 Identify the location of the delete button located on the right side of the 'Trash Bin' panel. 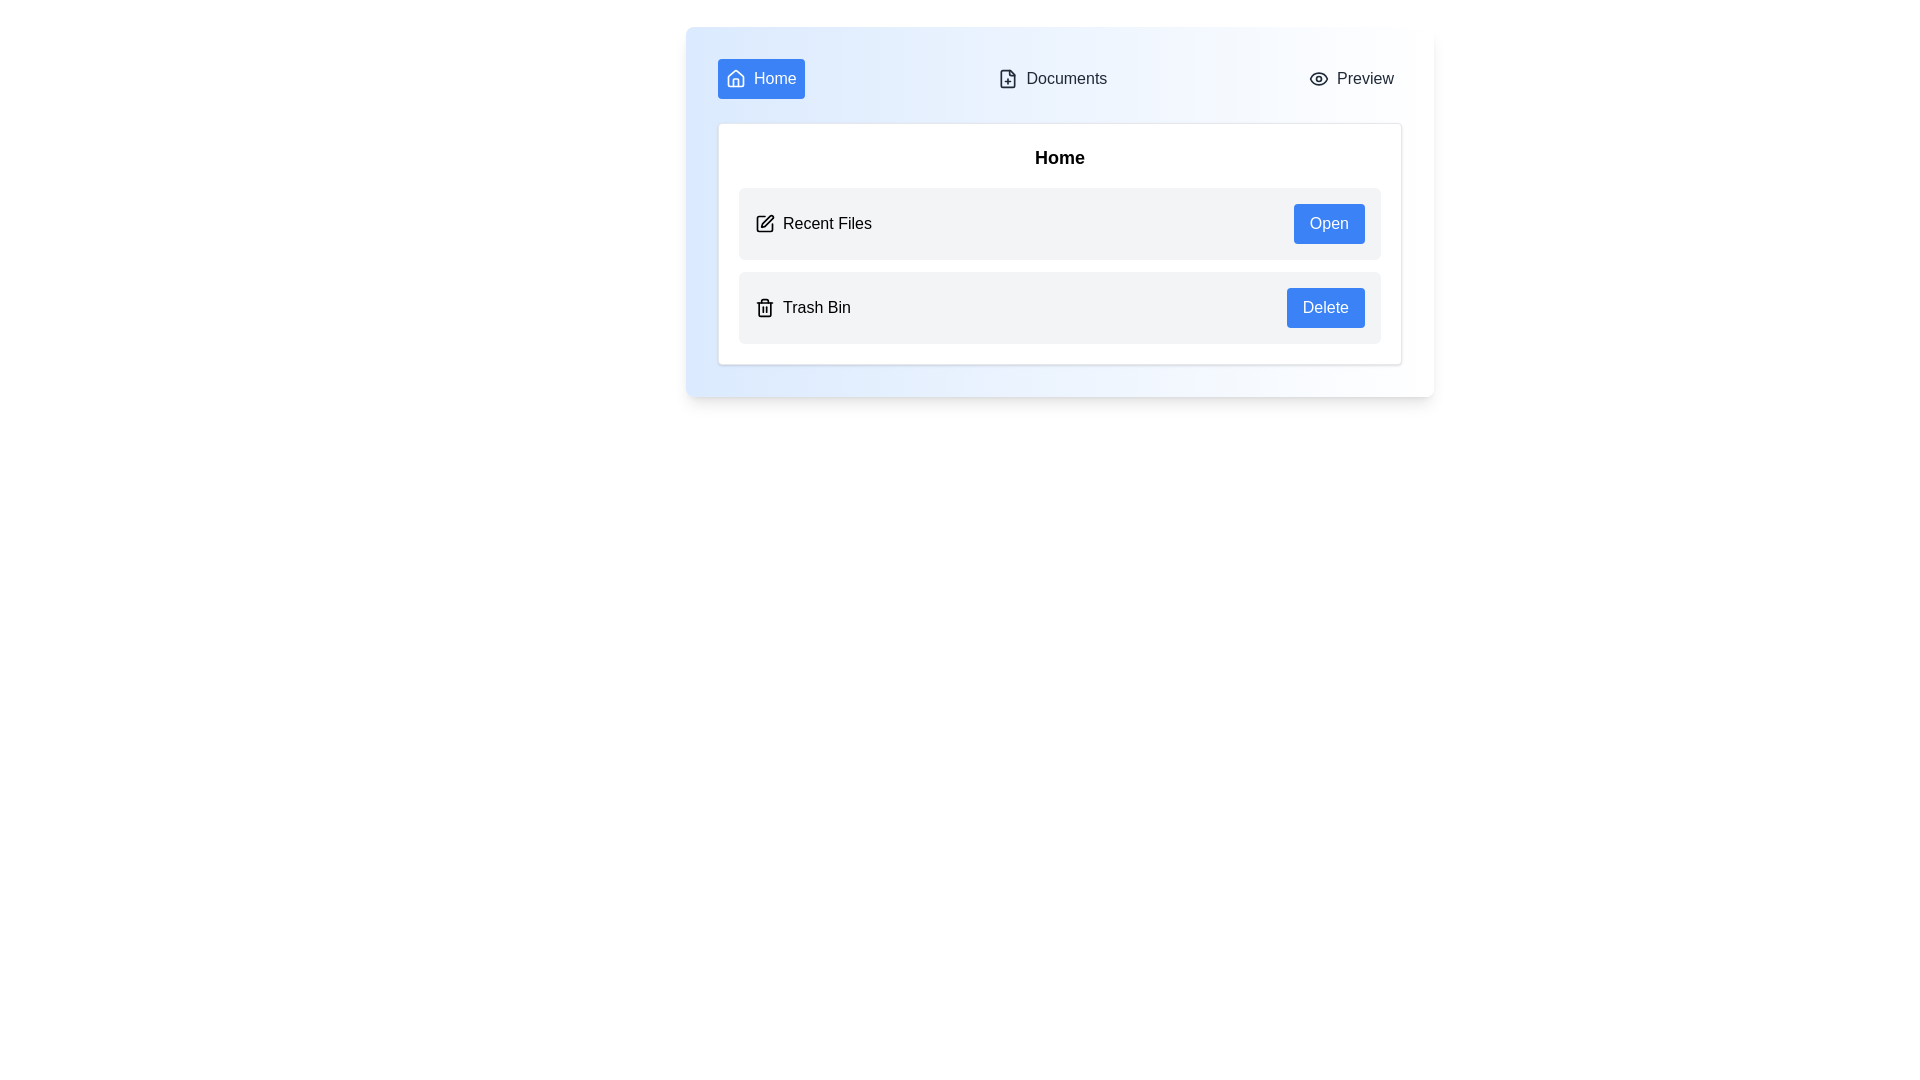
(1325, 308).